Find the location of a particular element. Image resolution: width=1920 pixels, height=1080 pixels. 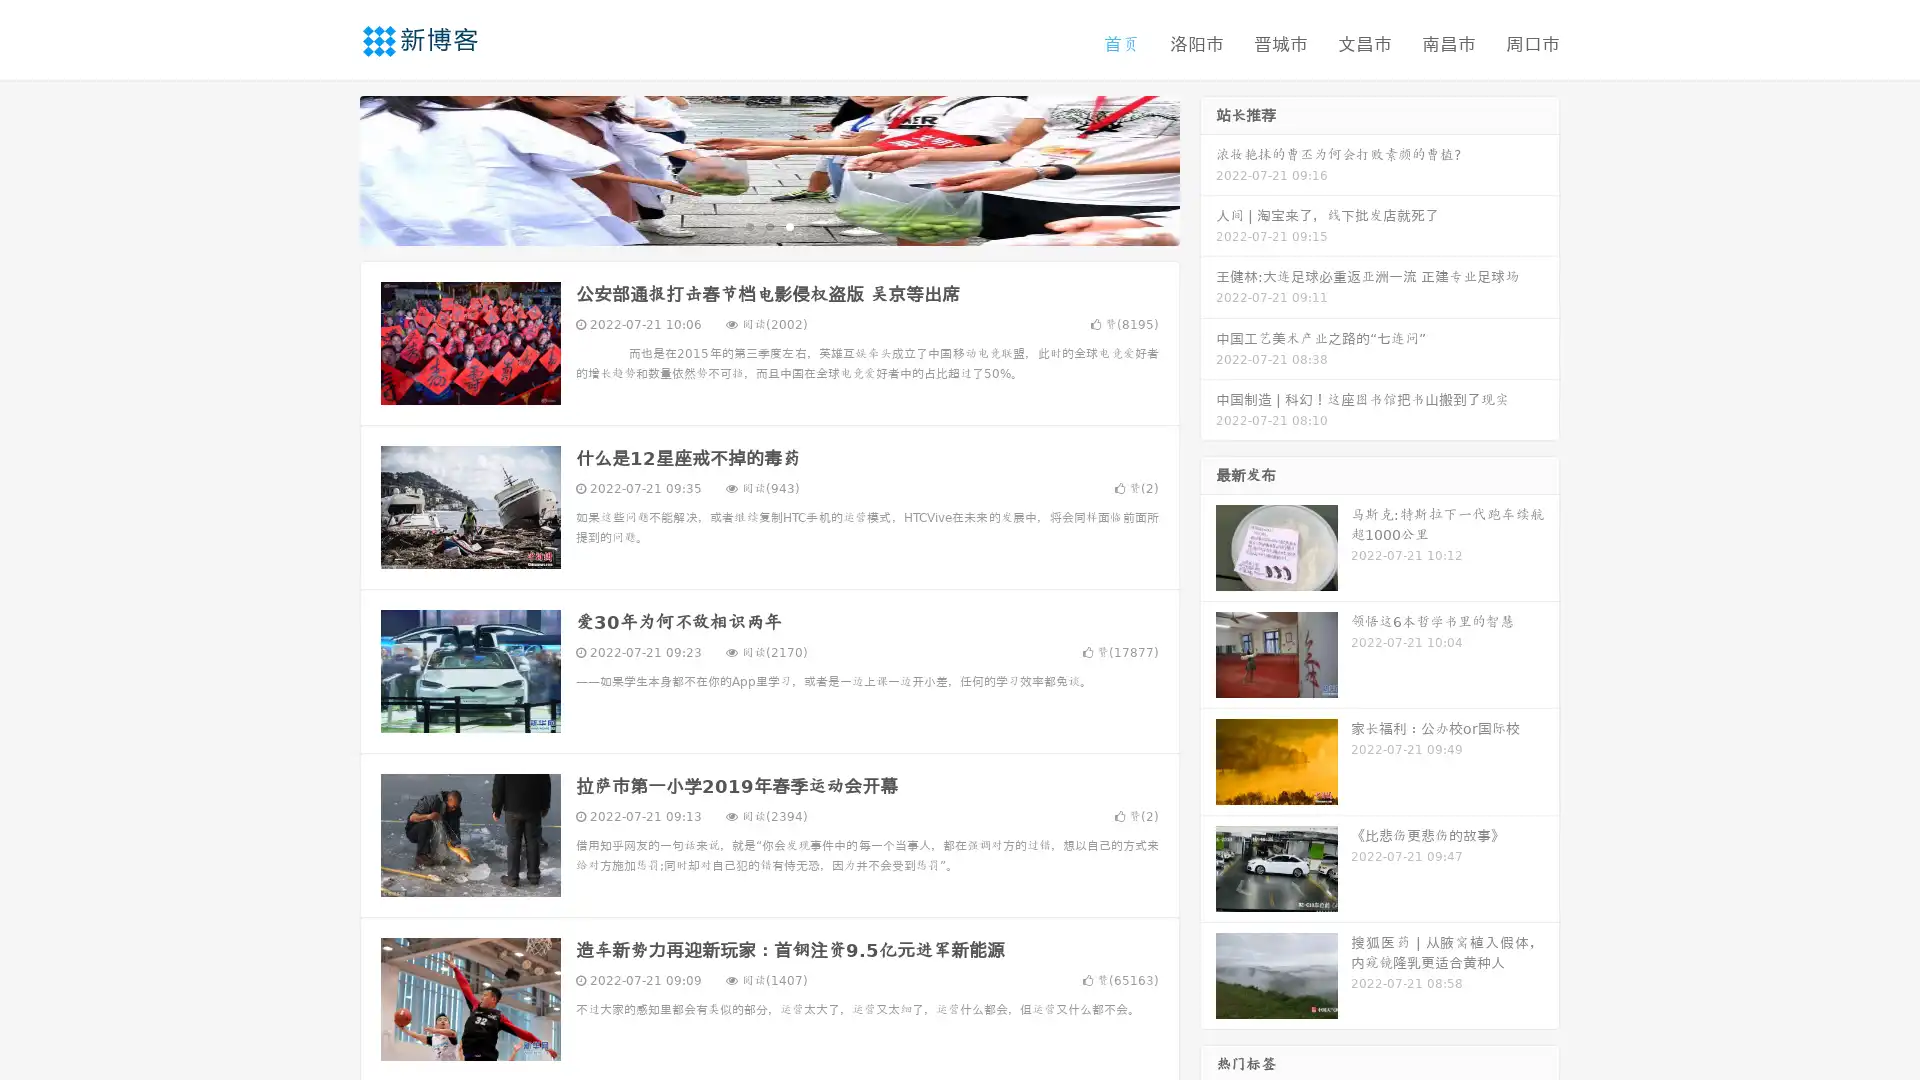

Go to slide 3 is located at coordinates (789, 225).